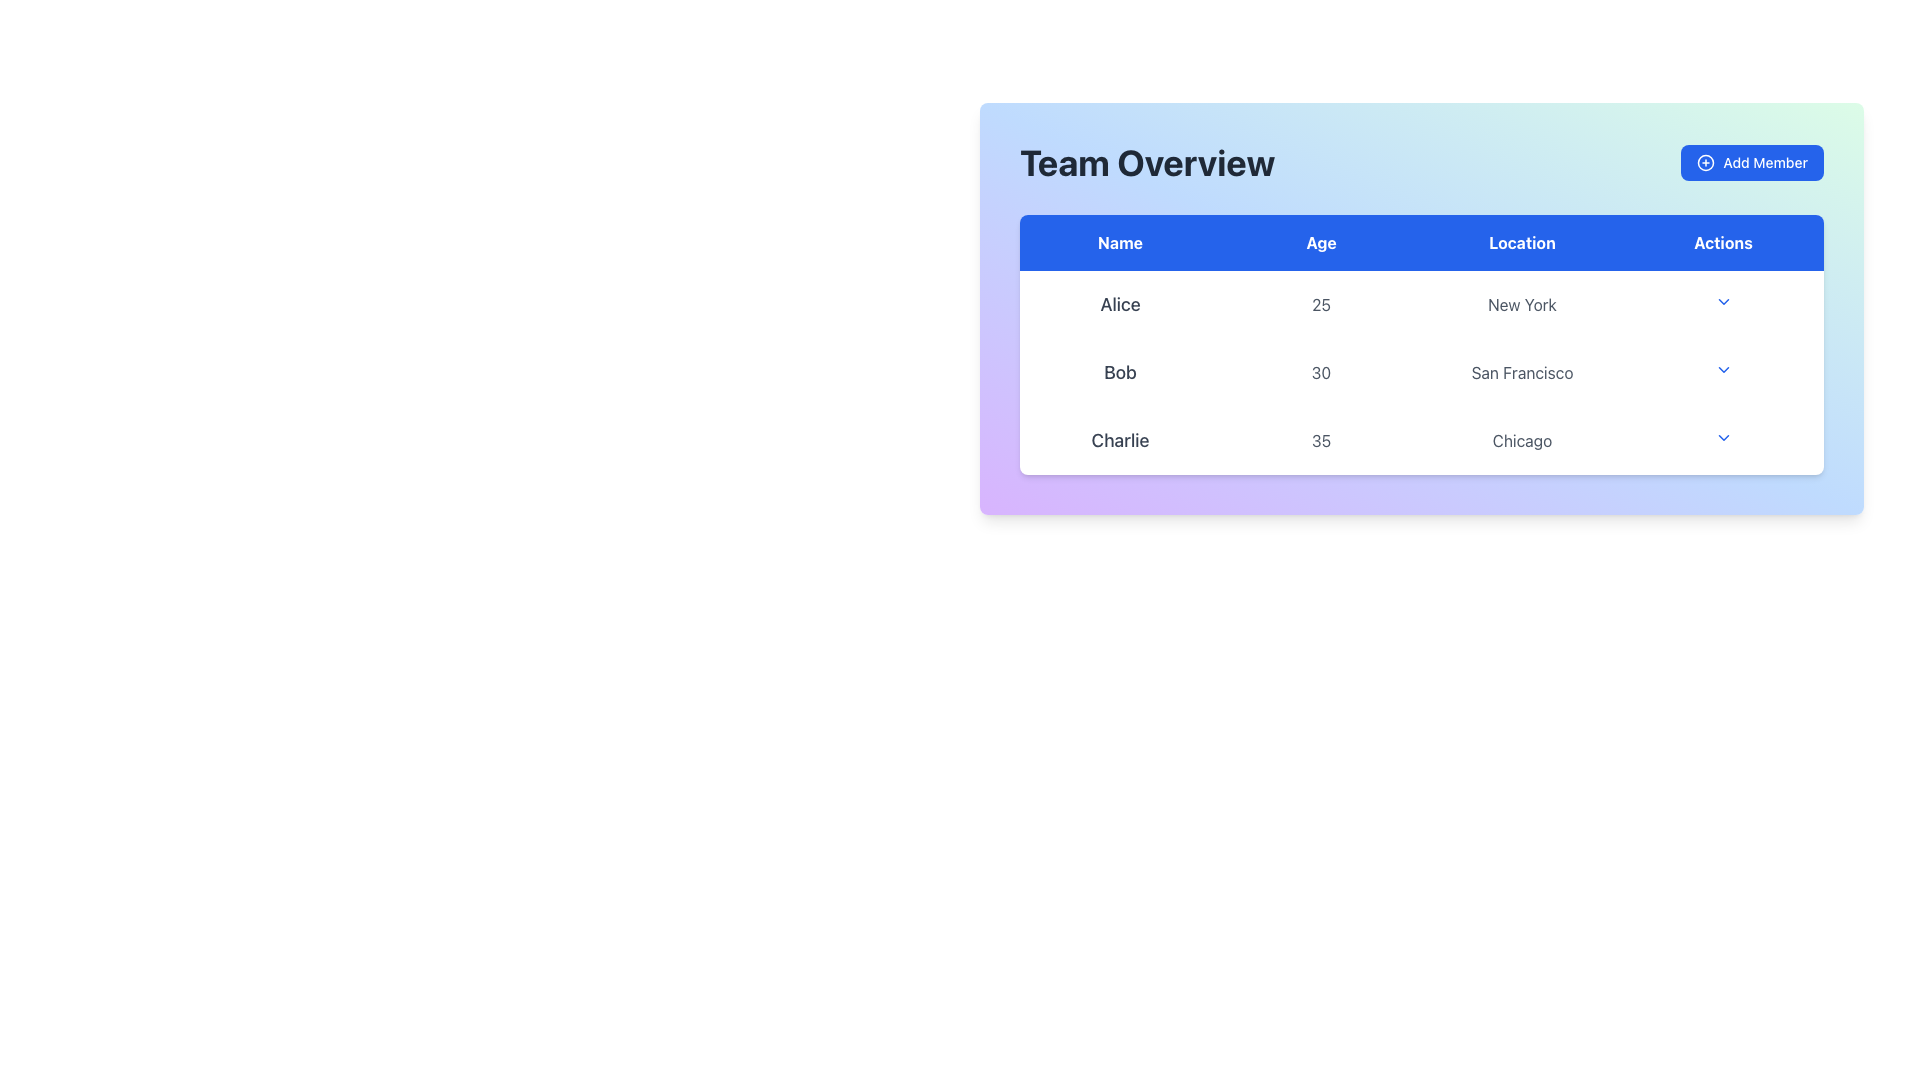  Describe the element at coordinates (1521, 304) in the screenshot. I see `the 'New York' text label located in the 'Location' column of the table, which is styled for readability and appears in gray font, associated with the row for 'Alice'` at that location.